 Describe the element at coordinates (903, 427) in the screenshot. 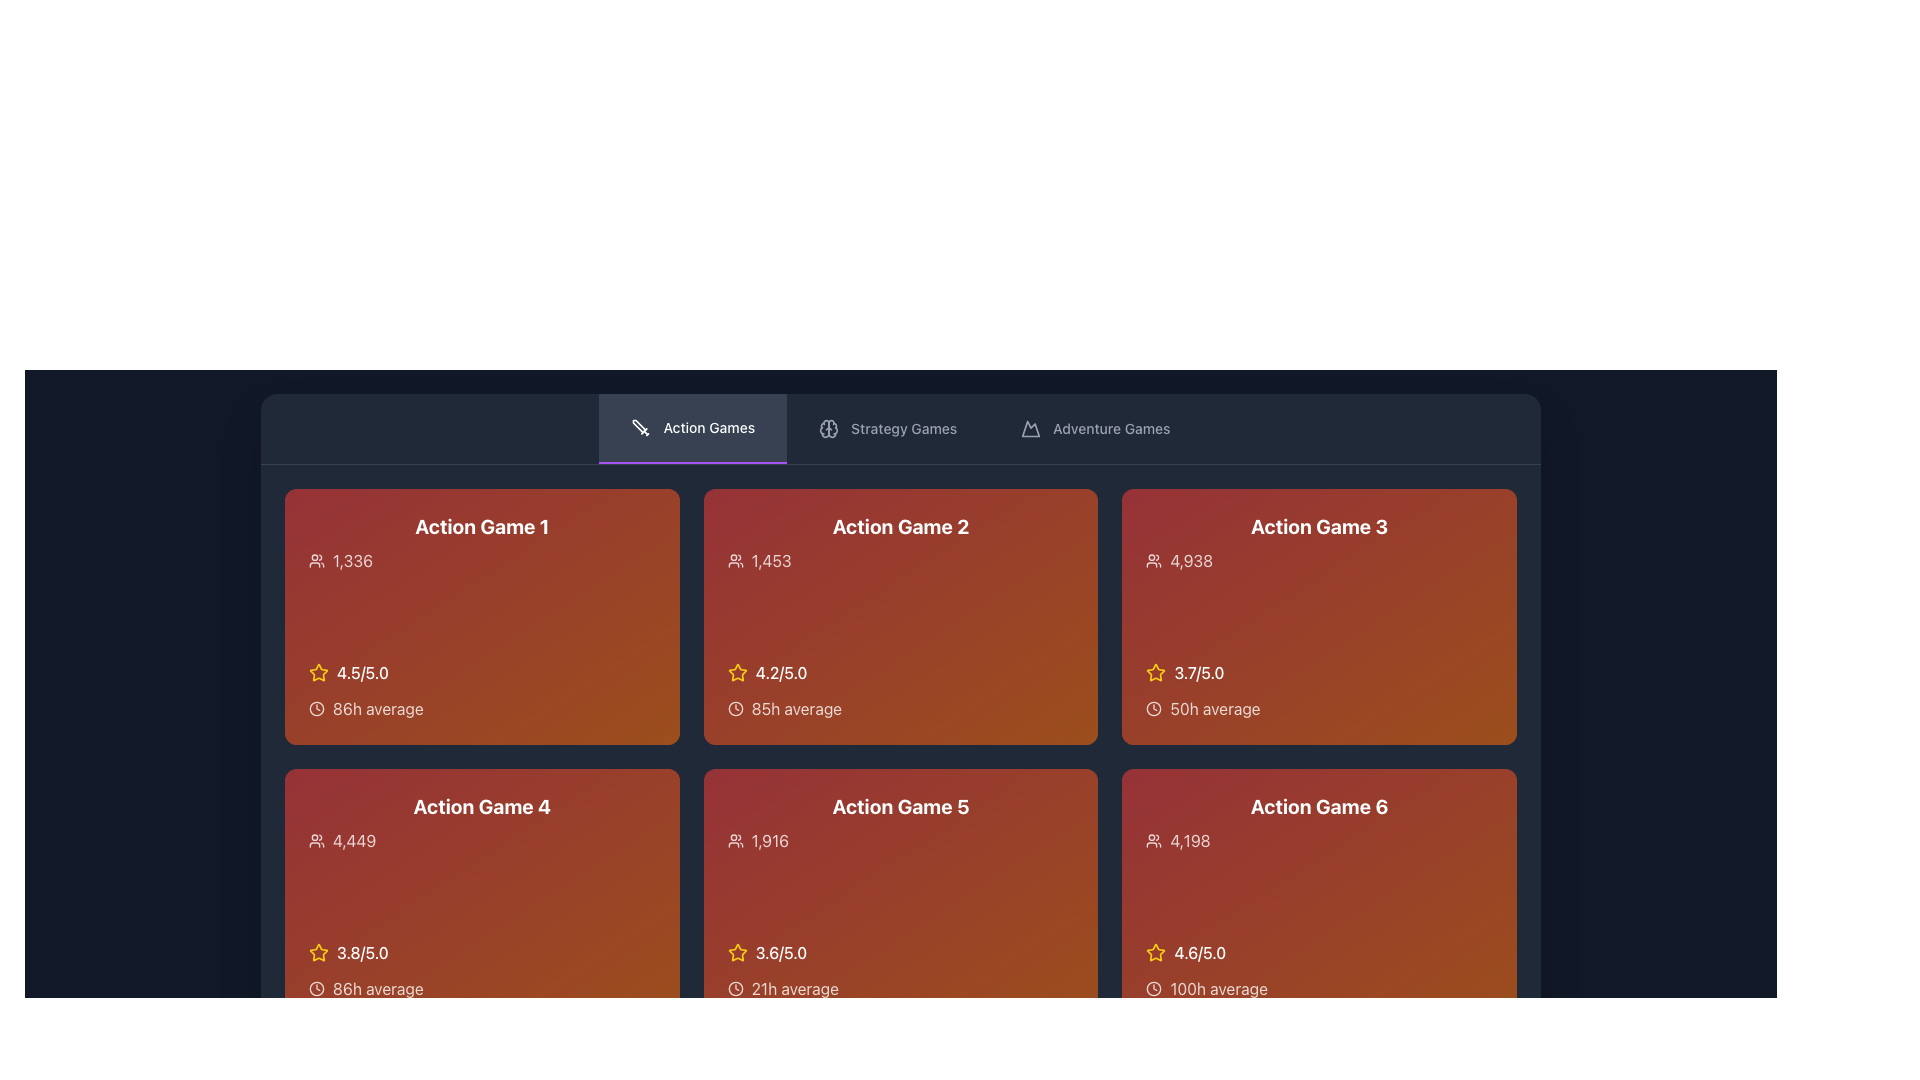

I see `the 'Strategy Games' text button in the upper central area of the interface` at that location.